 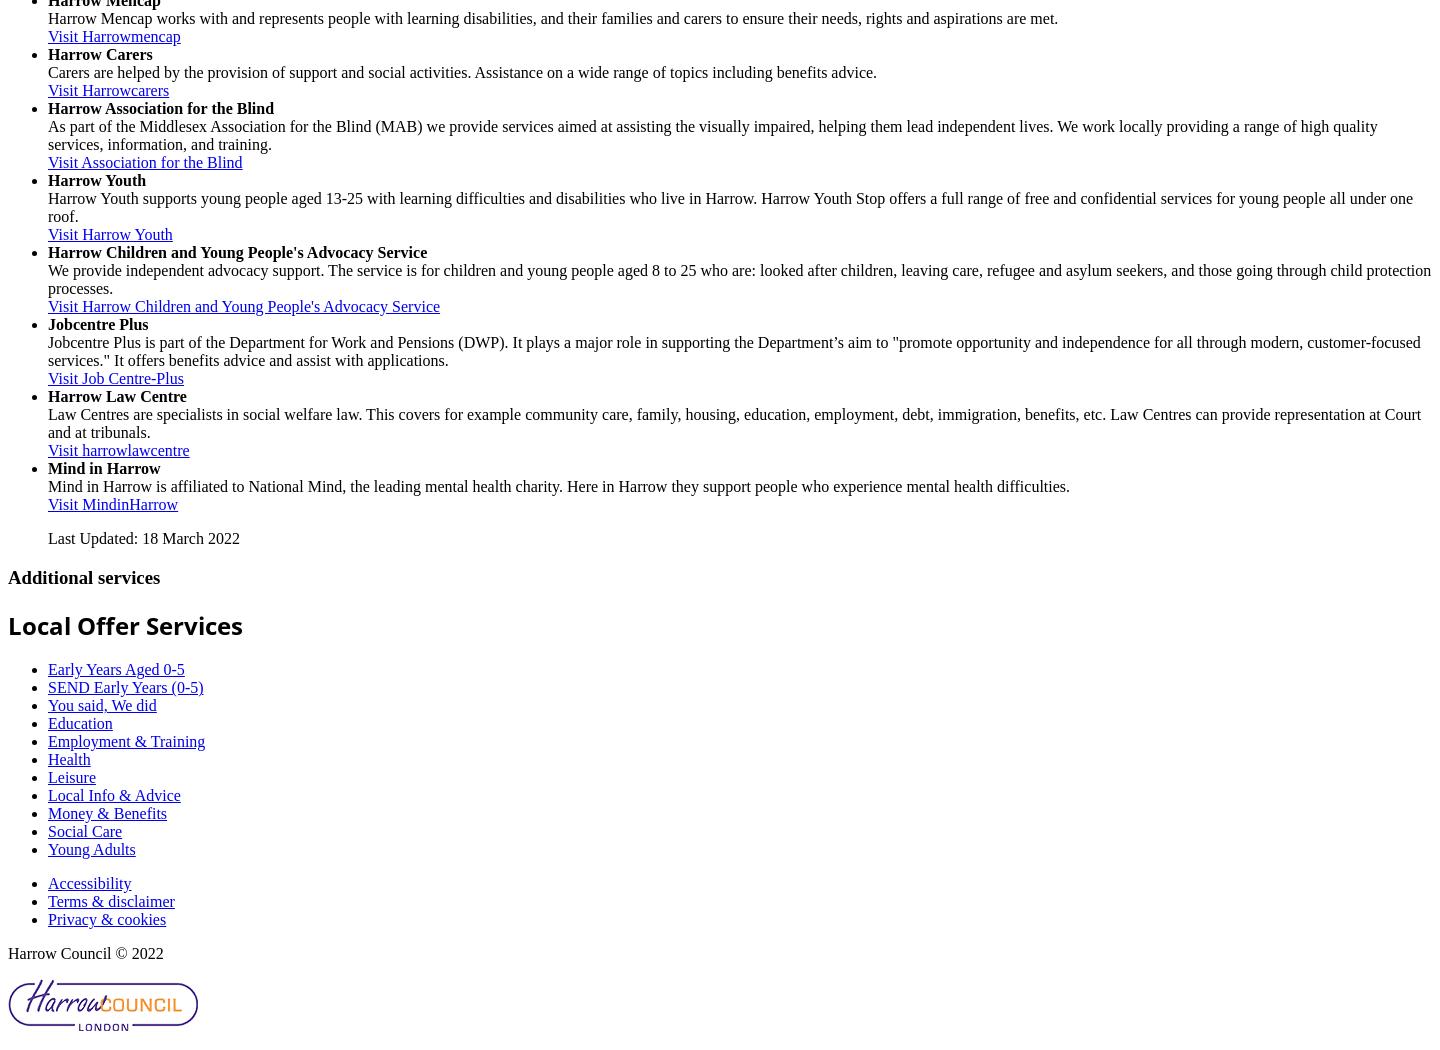 What do you see at coordinates (46, 89) in the screenshot?
I see `'Visit Harrowcarers'` at bounding box center [46, 89].